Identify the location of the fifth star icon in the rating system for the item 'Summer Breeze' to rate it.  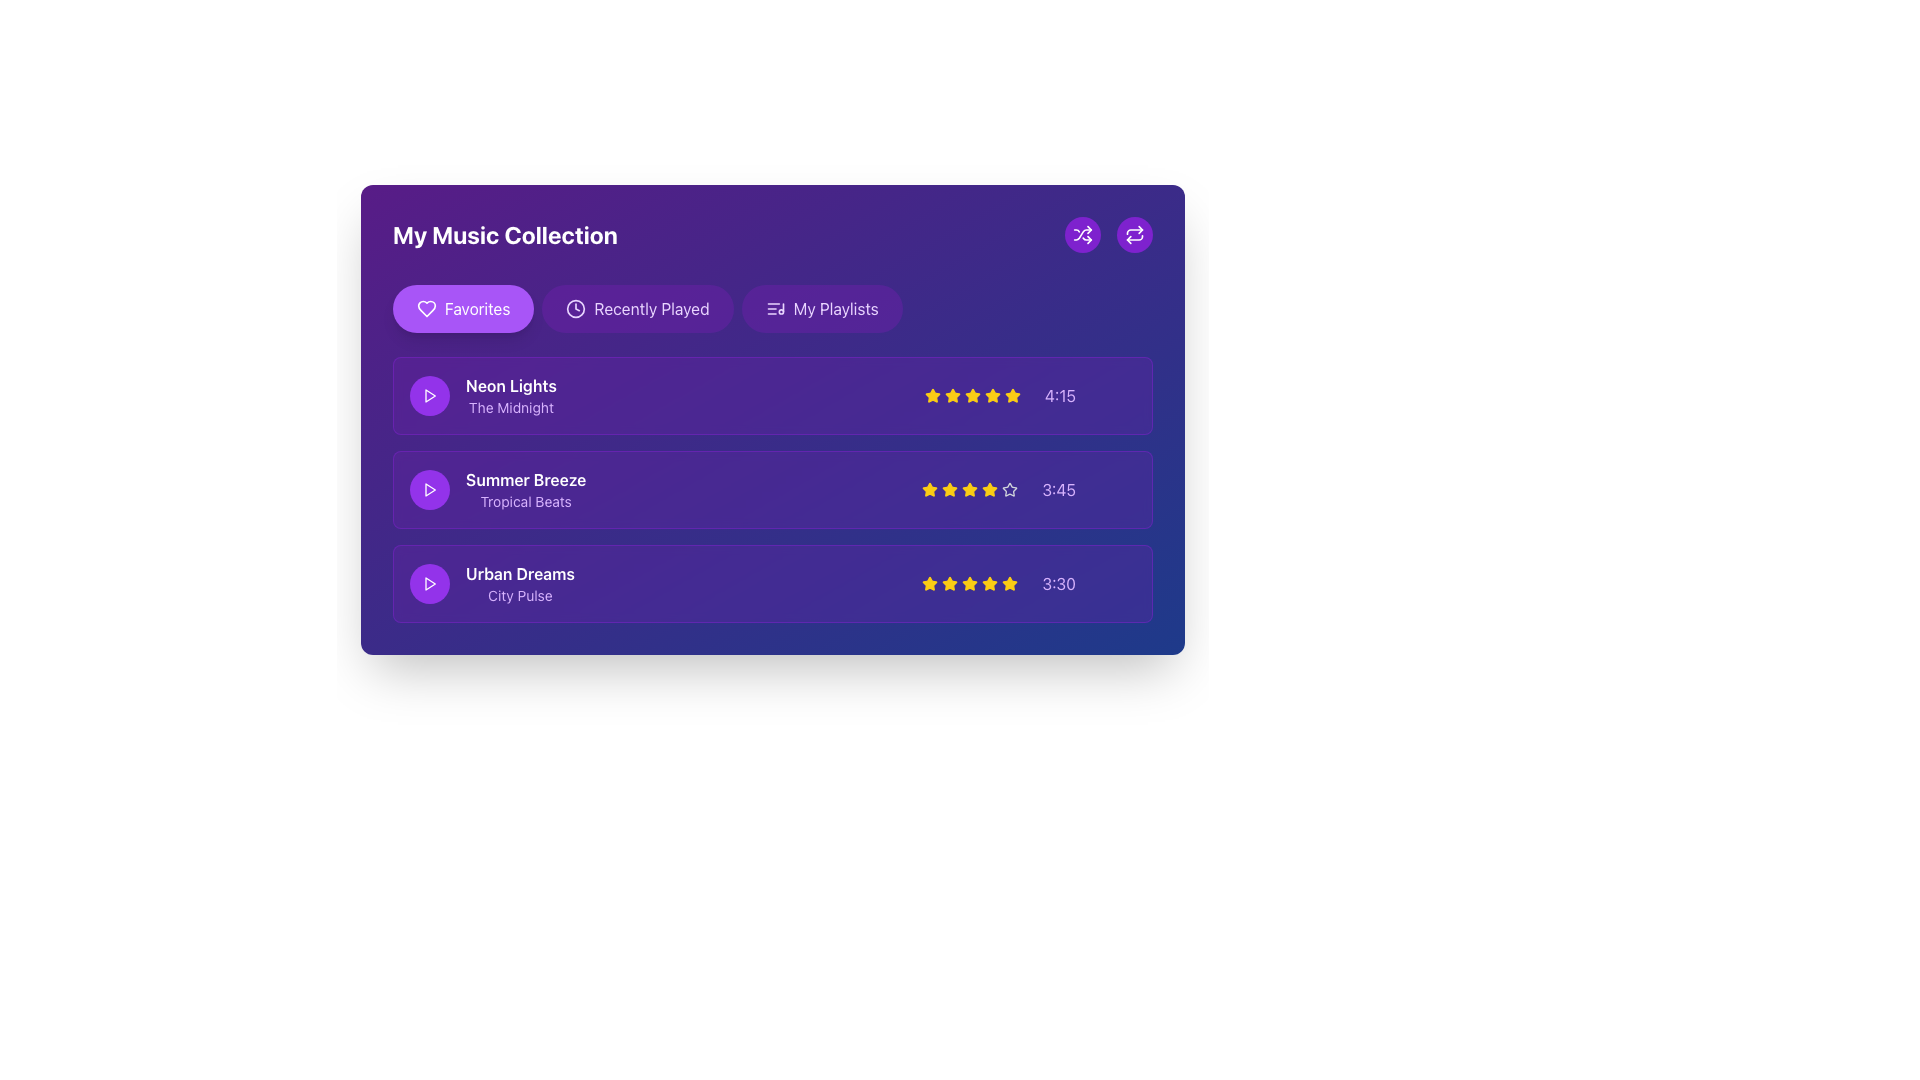
(990, 489).